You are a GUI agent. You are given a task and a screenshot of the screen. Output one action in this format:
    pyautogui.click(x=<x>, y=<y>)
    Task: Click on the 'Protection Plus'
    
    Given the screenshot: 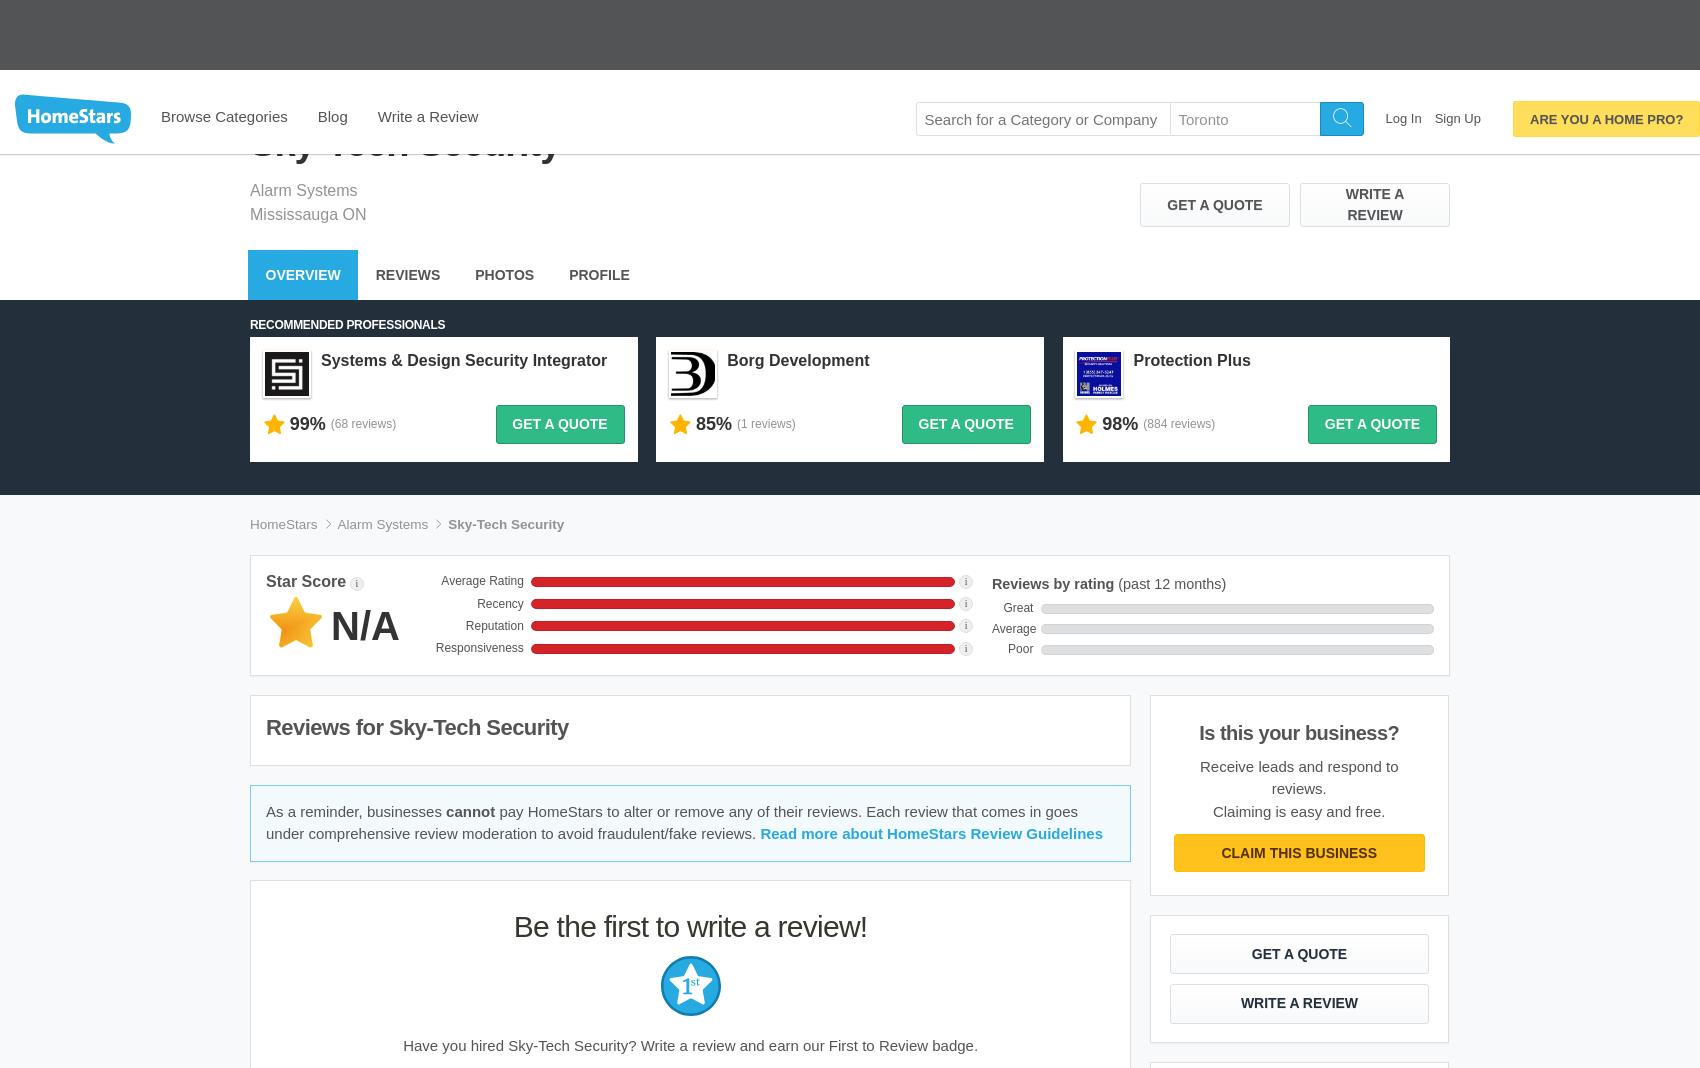 What is the action you would take?
    pyautogui.click(x=1133, y=275)
    